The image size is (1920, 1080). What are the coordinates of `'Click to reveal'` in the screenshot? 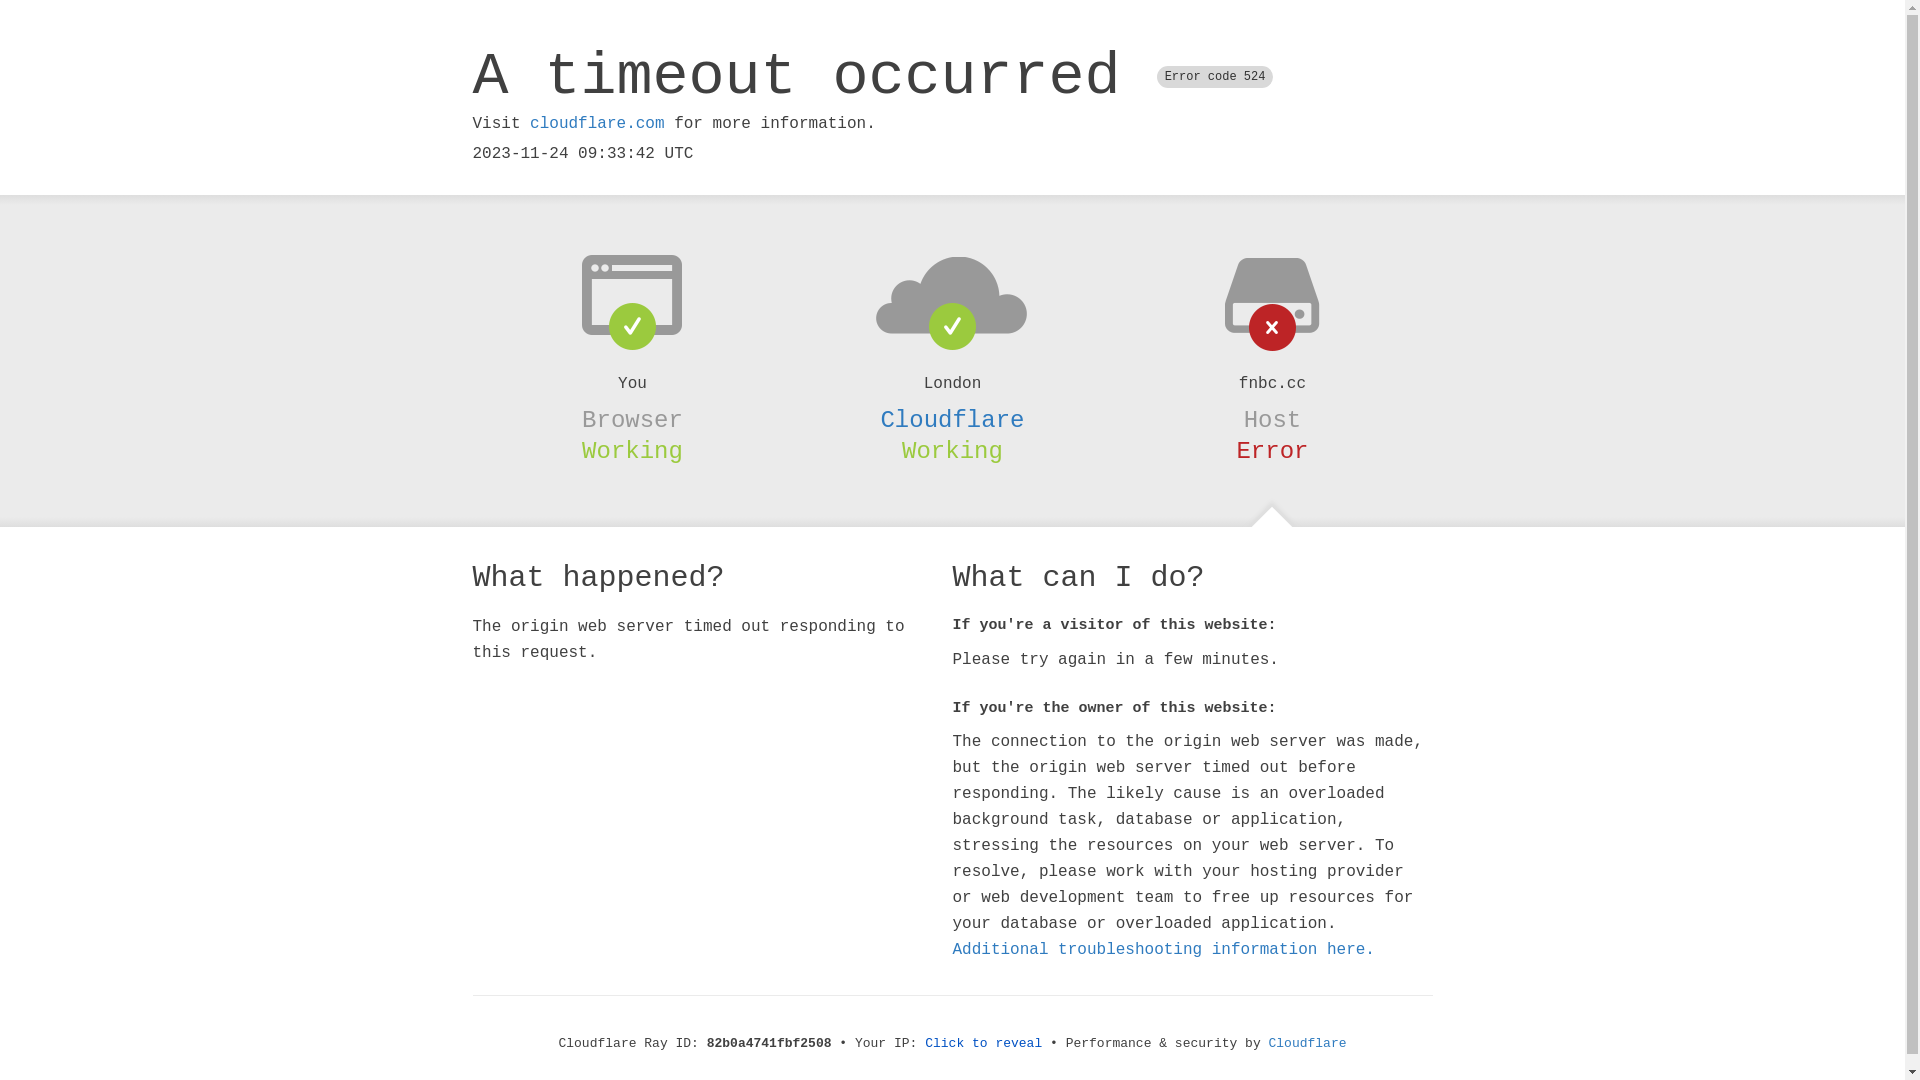 It's located at (983, 1042).